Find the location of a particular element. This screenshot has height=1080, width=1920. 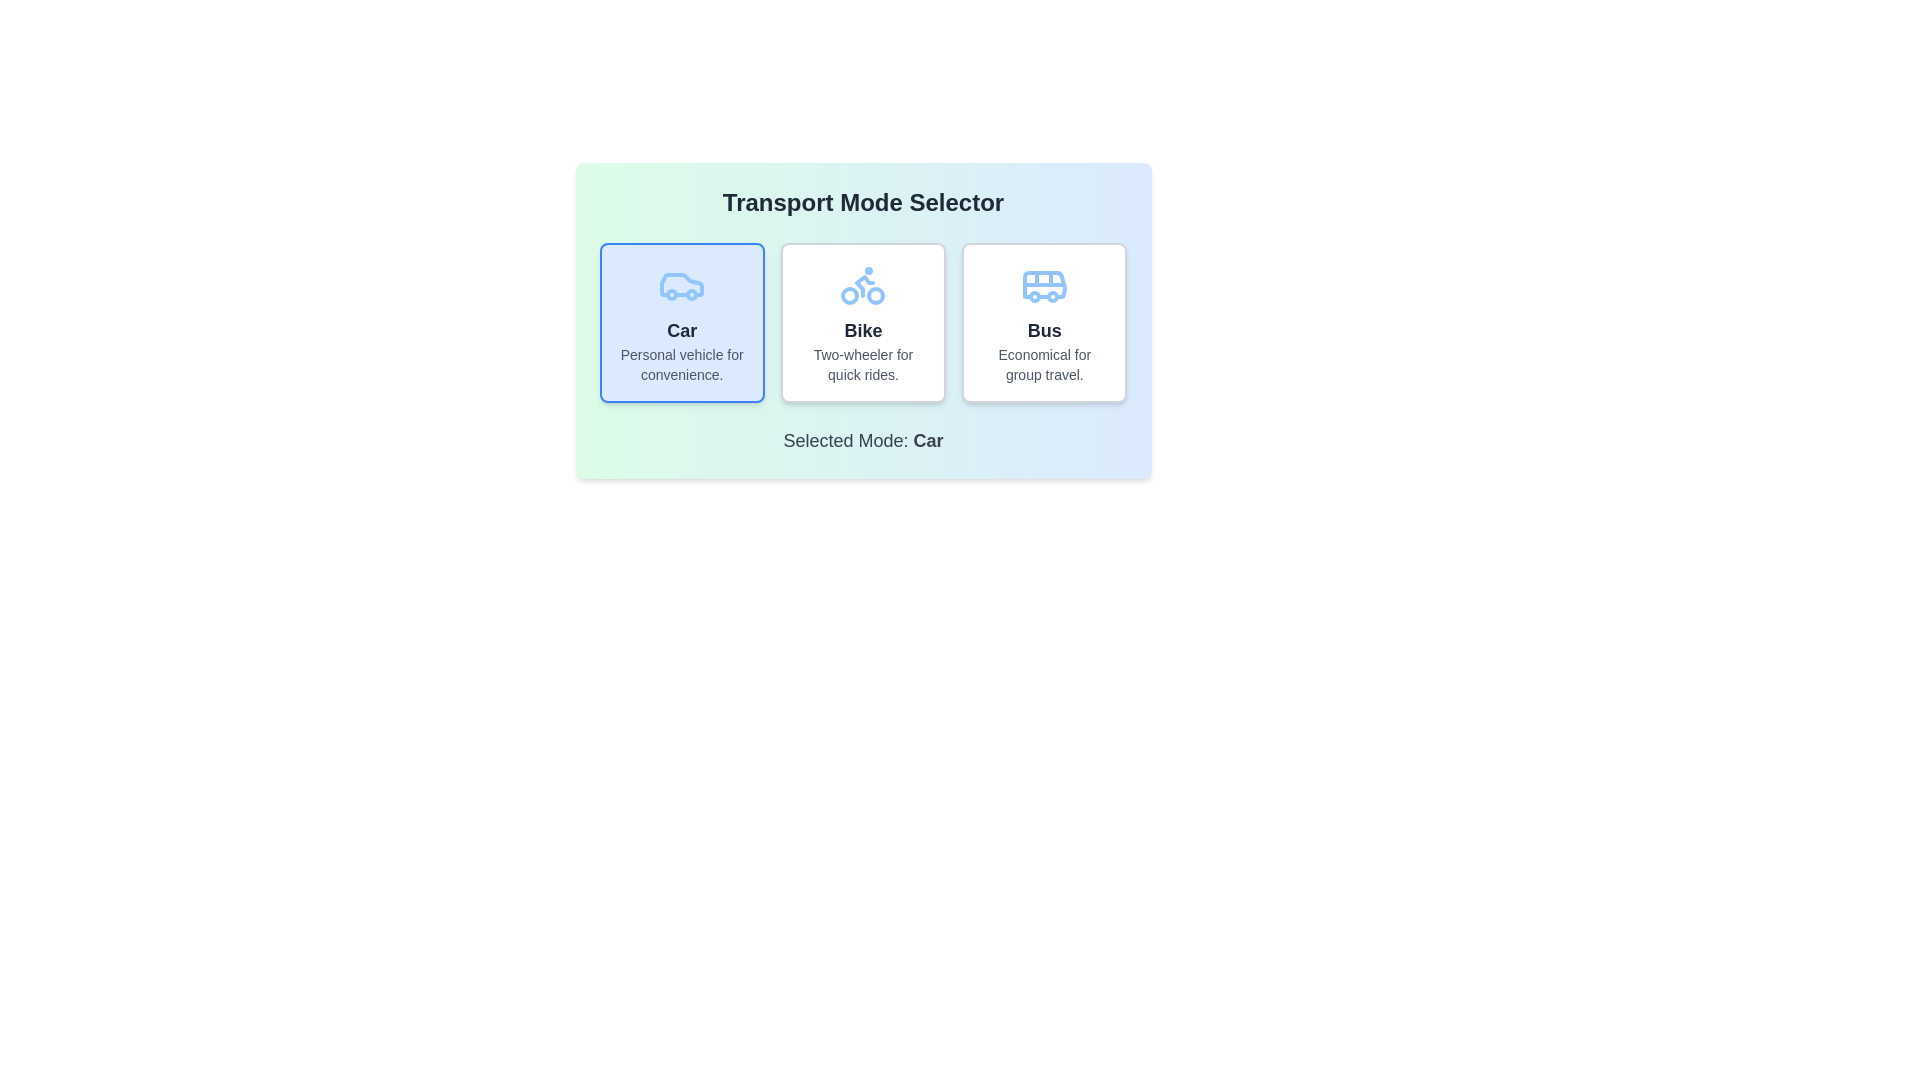

the Text Label located below the title 'Bike' in the second card of a horizontal row of three cards is located at coordinates (863, 365).